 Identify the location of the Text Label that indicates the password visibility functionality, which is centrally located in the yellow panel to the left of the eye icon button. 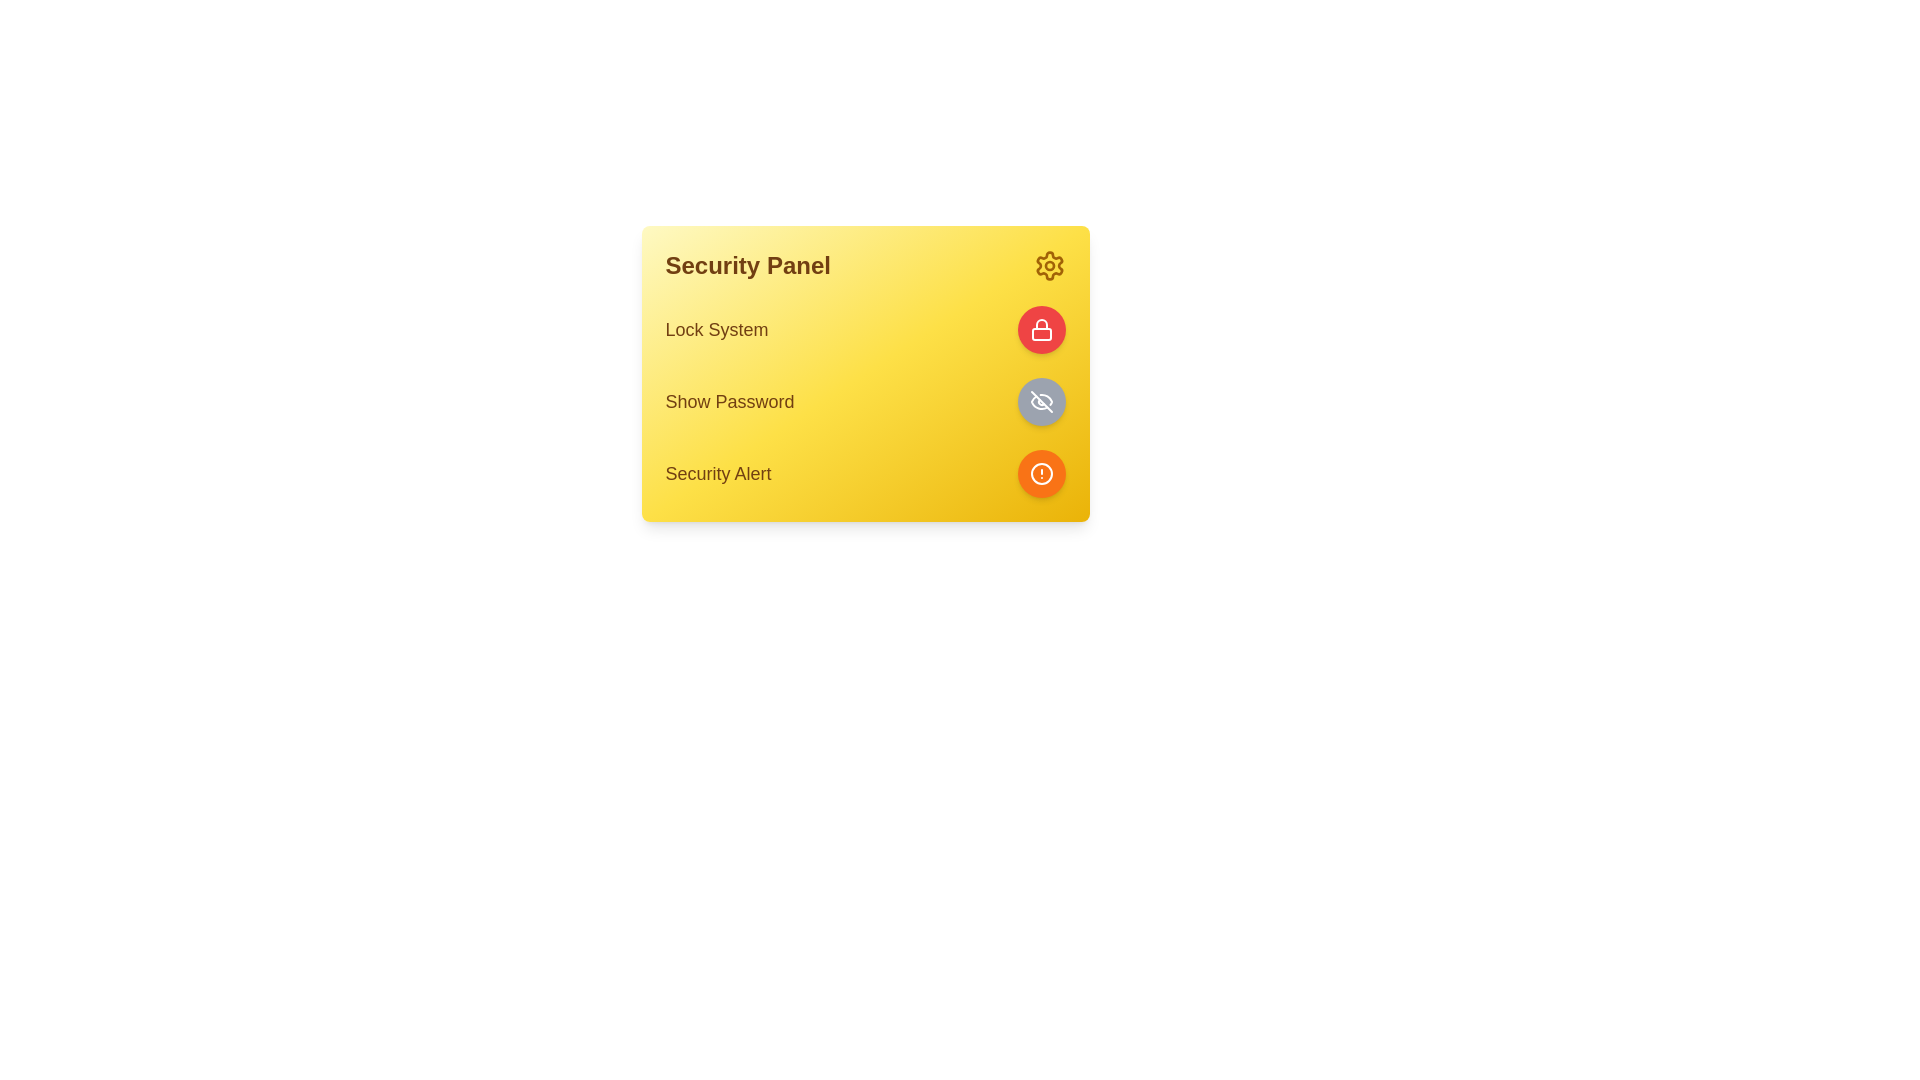
(728, 401).